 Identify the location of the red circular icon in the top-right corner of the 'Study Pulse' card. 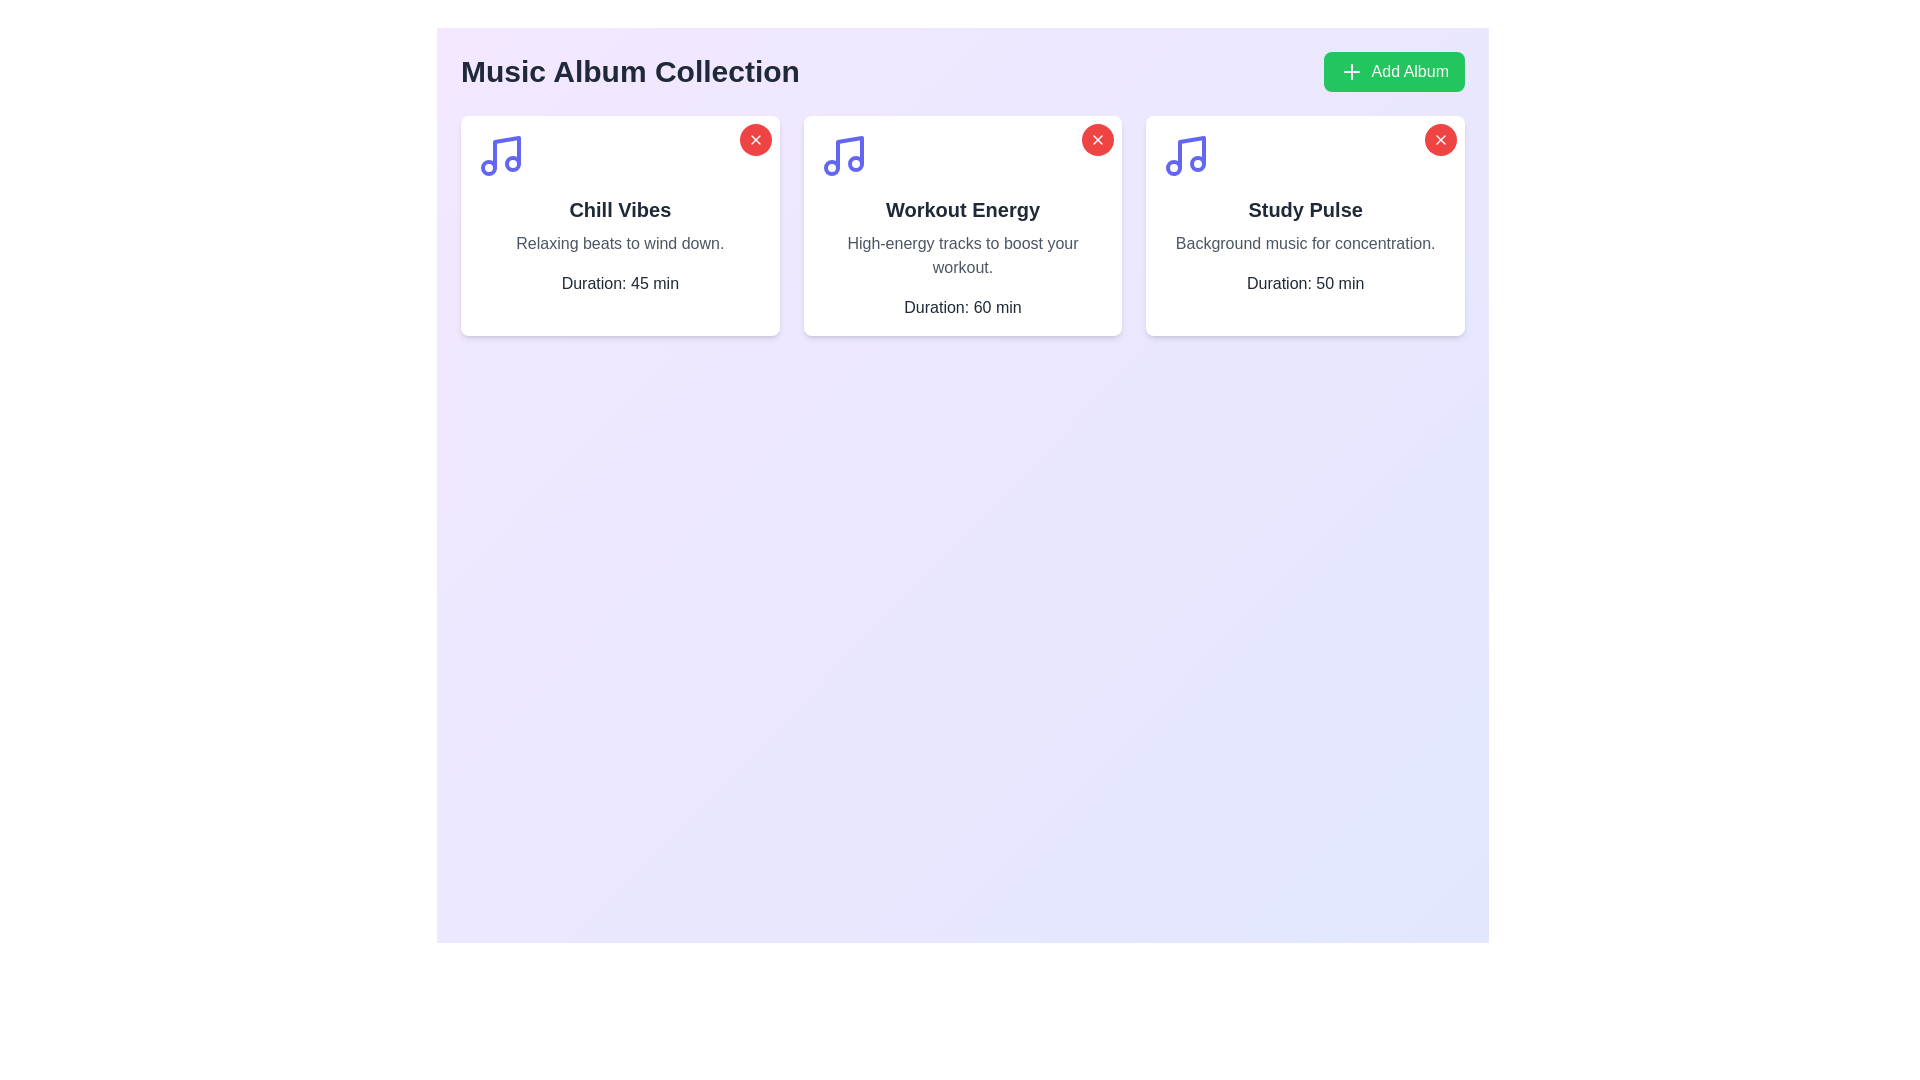
(1440, 138).